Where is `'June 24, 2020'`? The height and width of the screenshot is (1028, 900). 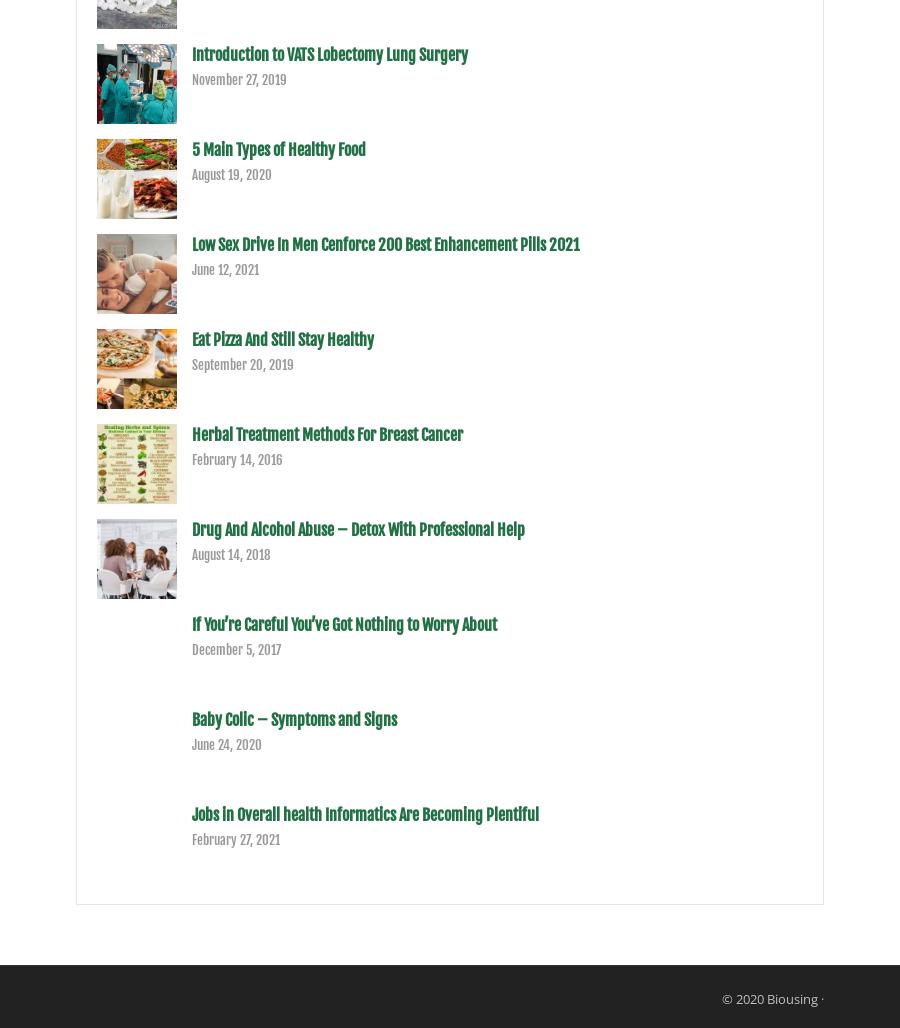 'June 24, 2020' is located at coordinates (191, 743).